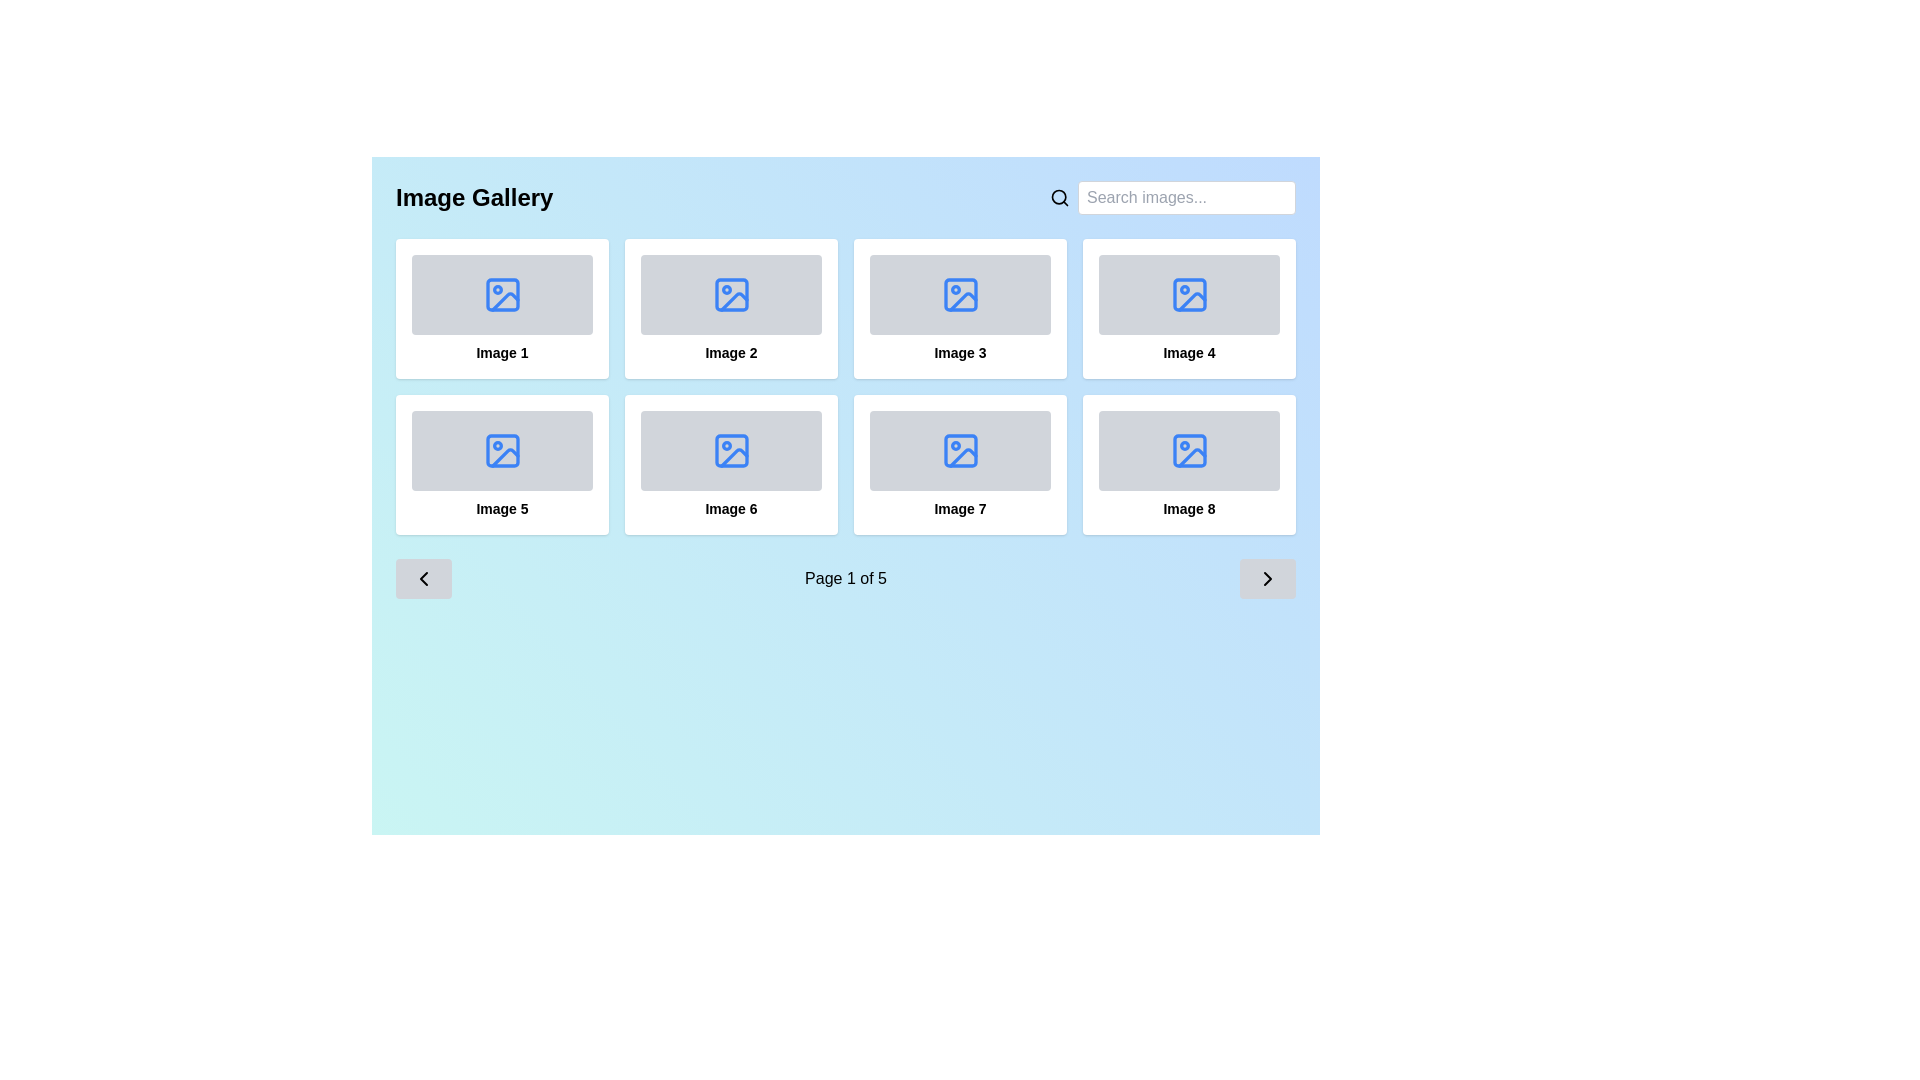 This screenshot has width=1920, height=1080. Describe the element at coordinates (422, 578) in the screenshot. I see `the disabled button on the left side of the gallery navigation bar that features a chevron symbol, indicating its function to navigate to the previous page` at that location.